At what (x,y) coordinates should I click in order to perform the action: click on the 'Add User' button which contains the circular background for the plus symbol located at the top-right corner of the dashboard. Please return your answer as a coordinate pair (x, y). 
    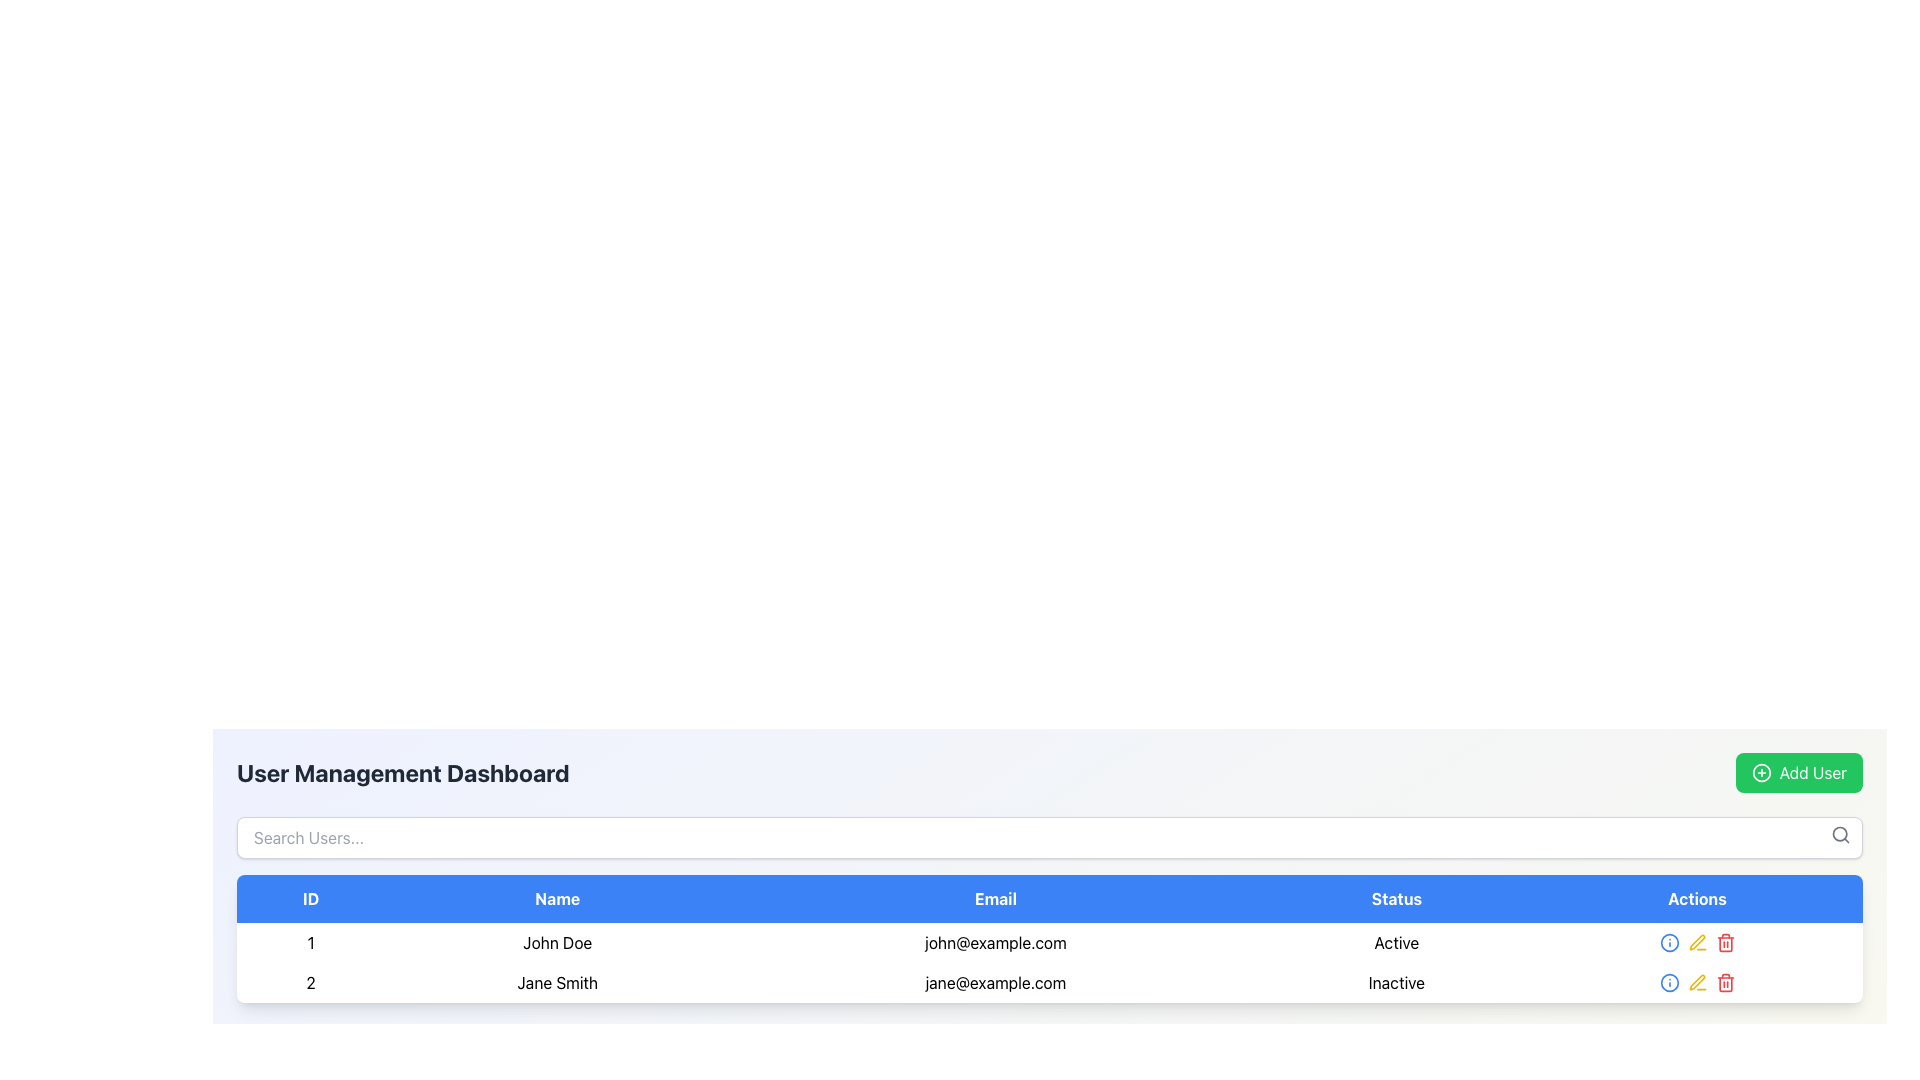
    Looking at the image, I should click on (1761, 771).